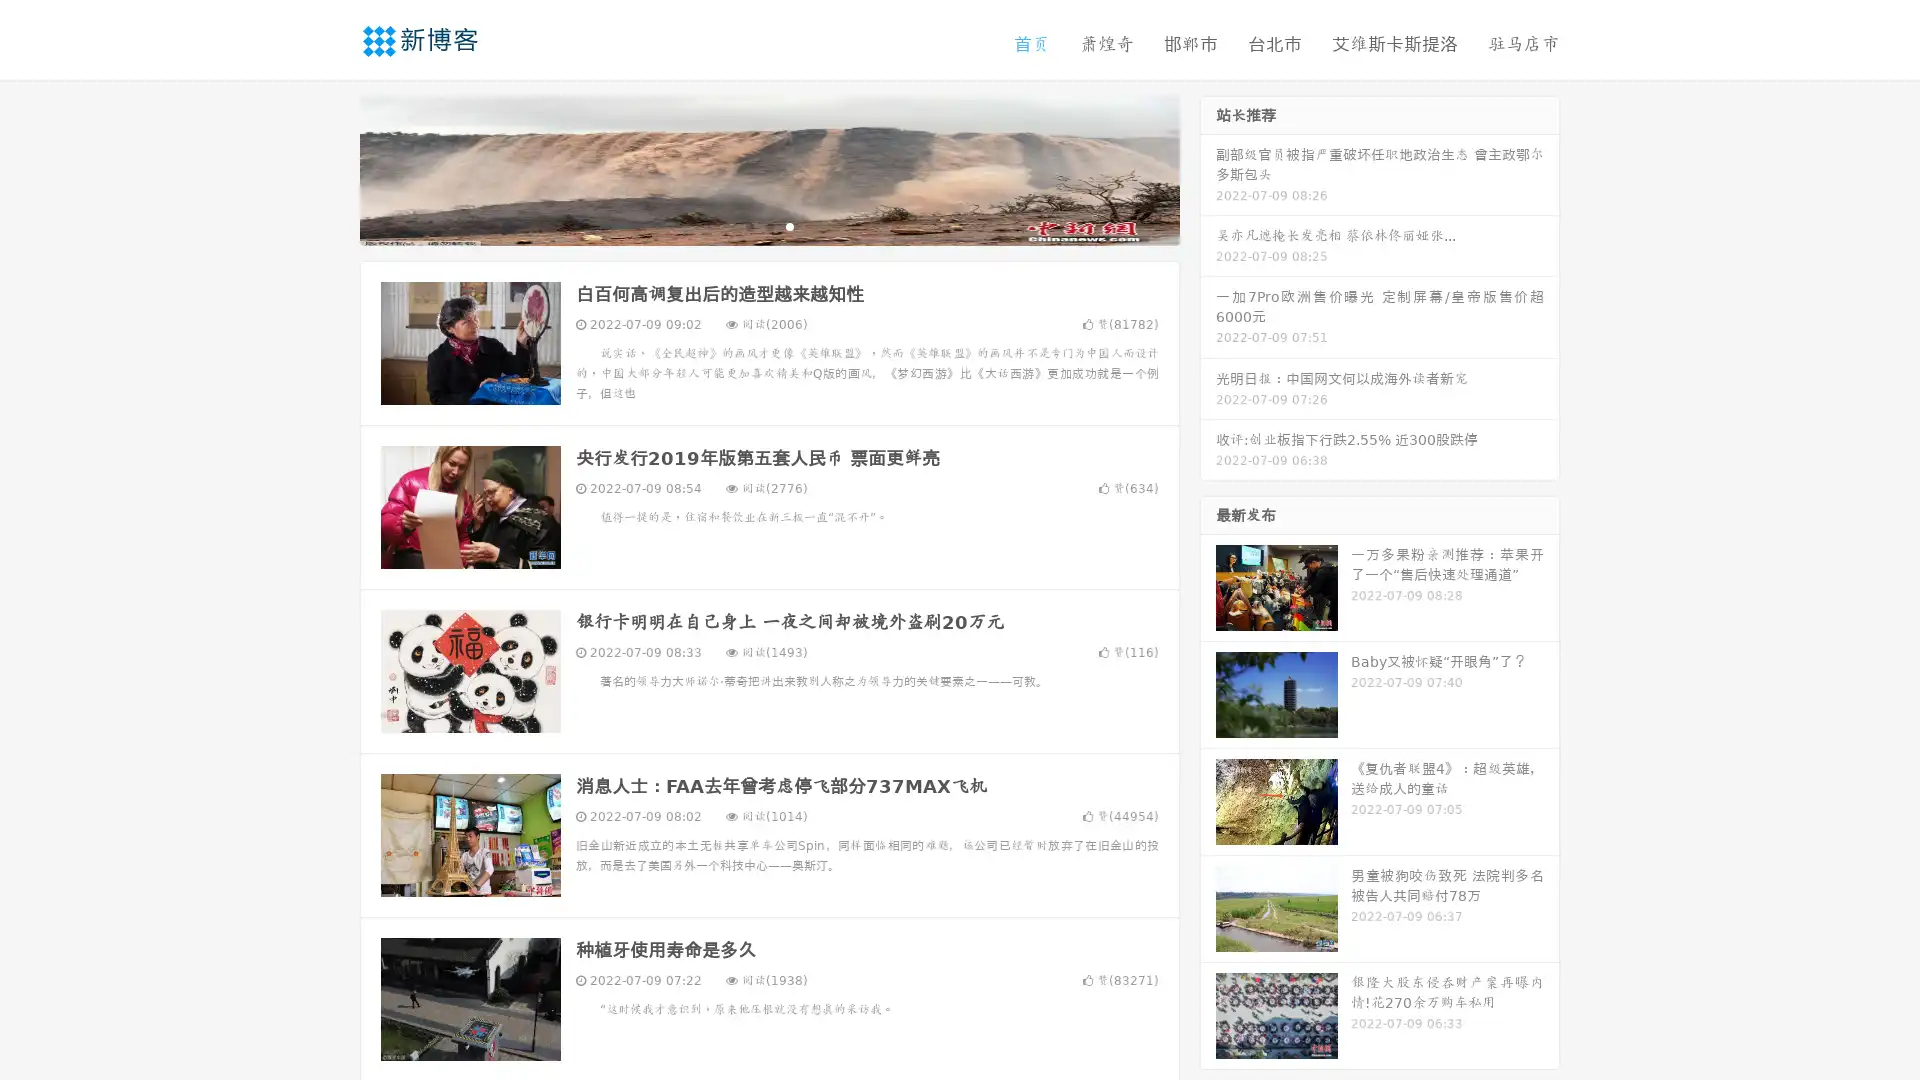  What do you see at coordinates (330, 168) in the screenshot?
I see `Previous slide` at bounding box center [330, 168].